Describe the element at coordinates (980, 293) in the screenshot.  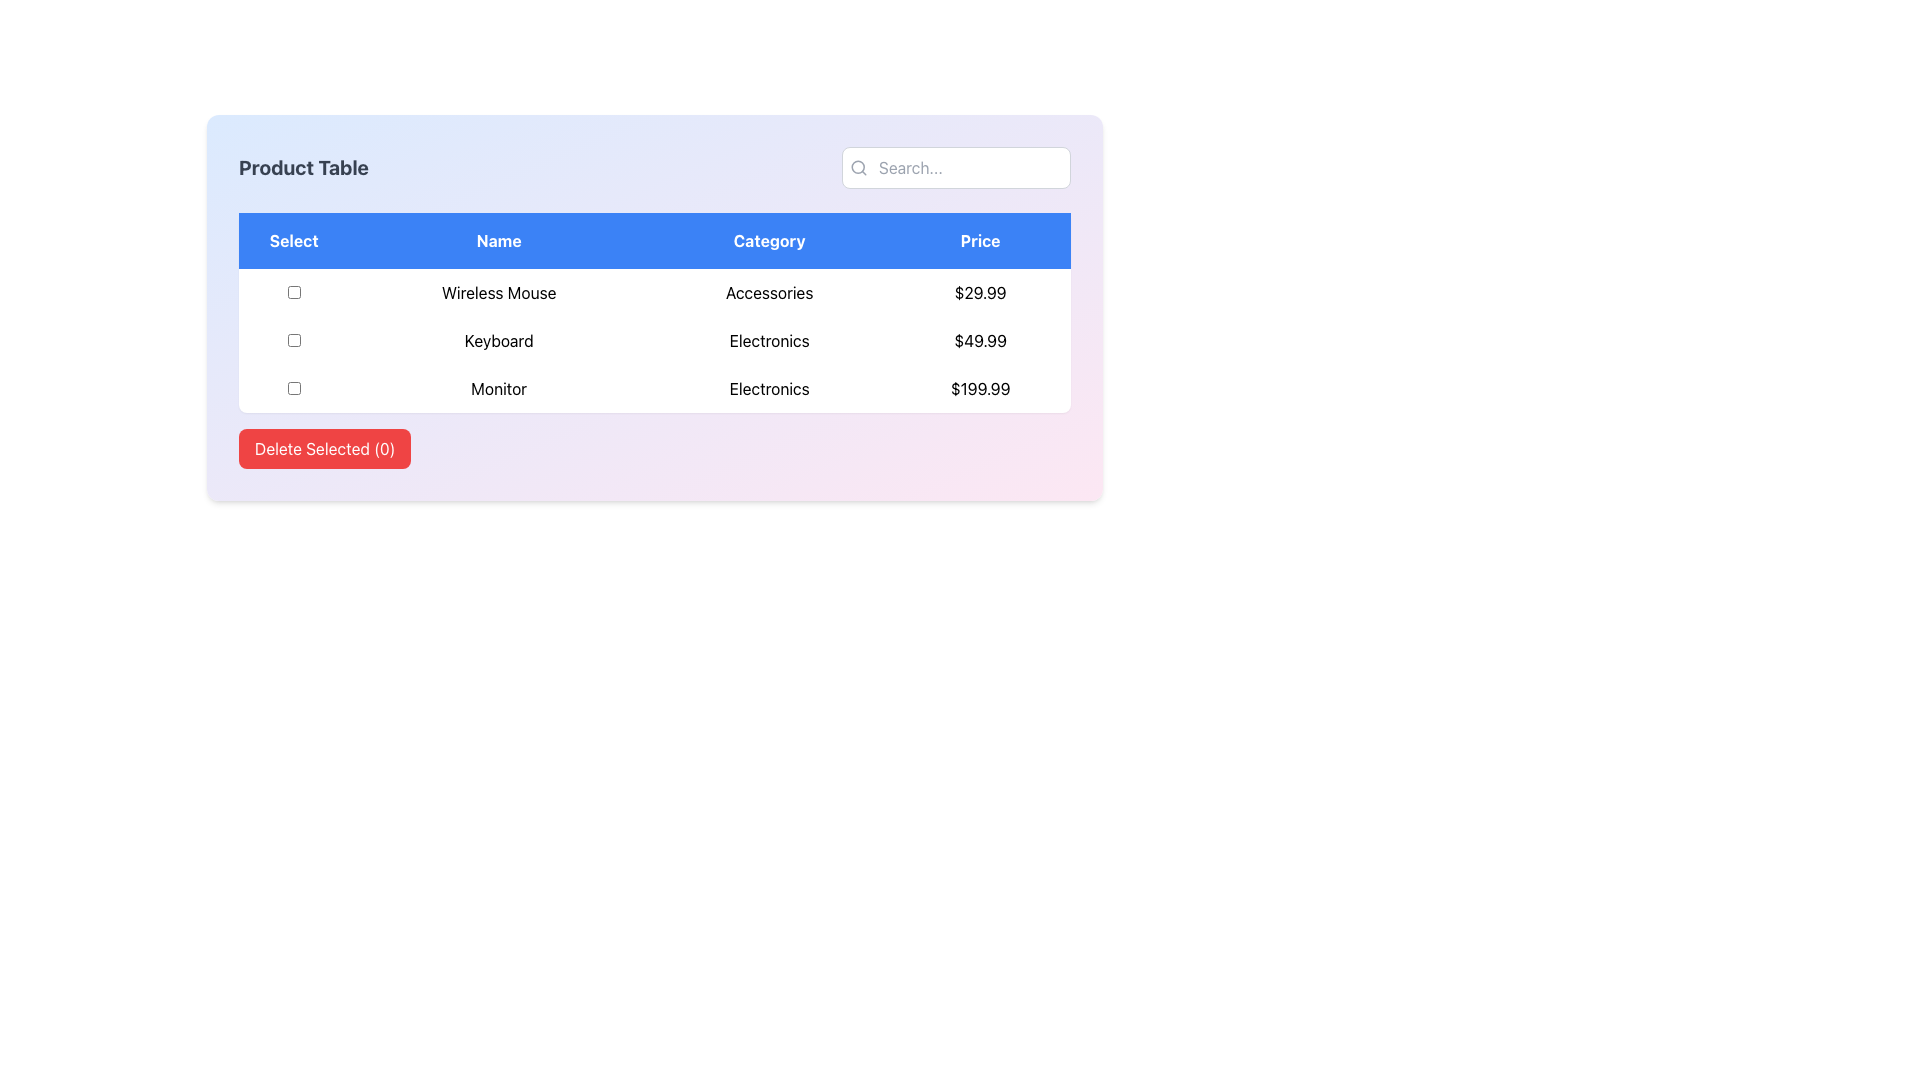
I see `the text element displaying '$29.99', which is aligned in the 'Price' column of the 'Wireless Mouse' row in the table` at that location.